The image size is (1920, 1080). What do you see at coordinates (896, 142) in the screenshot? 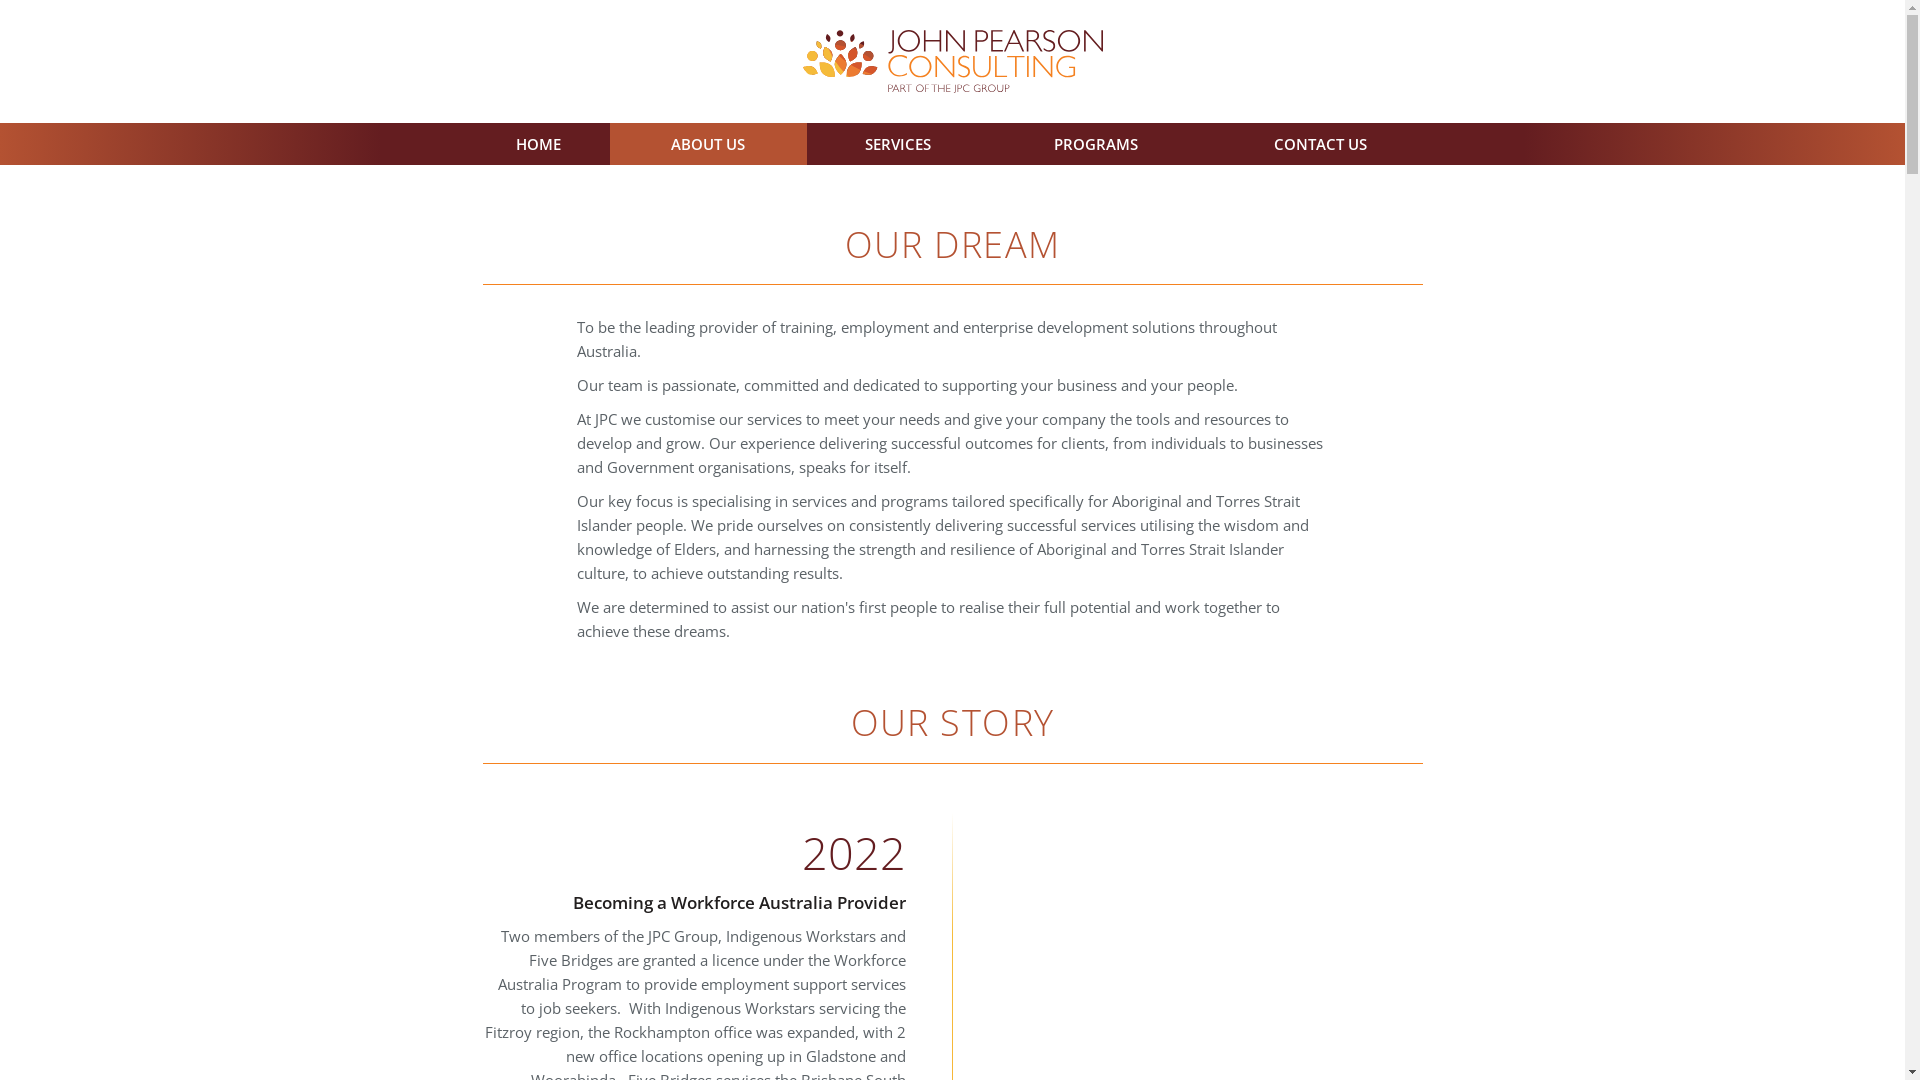
I see `'SERVICES'` at bounding box center [896, 142].